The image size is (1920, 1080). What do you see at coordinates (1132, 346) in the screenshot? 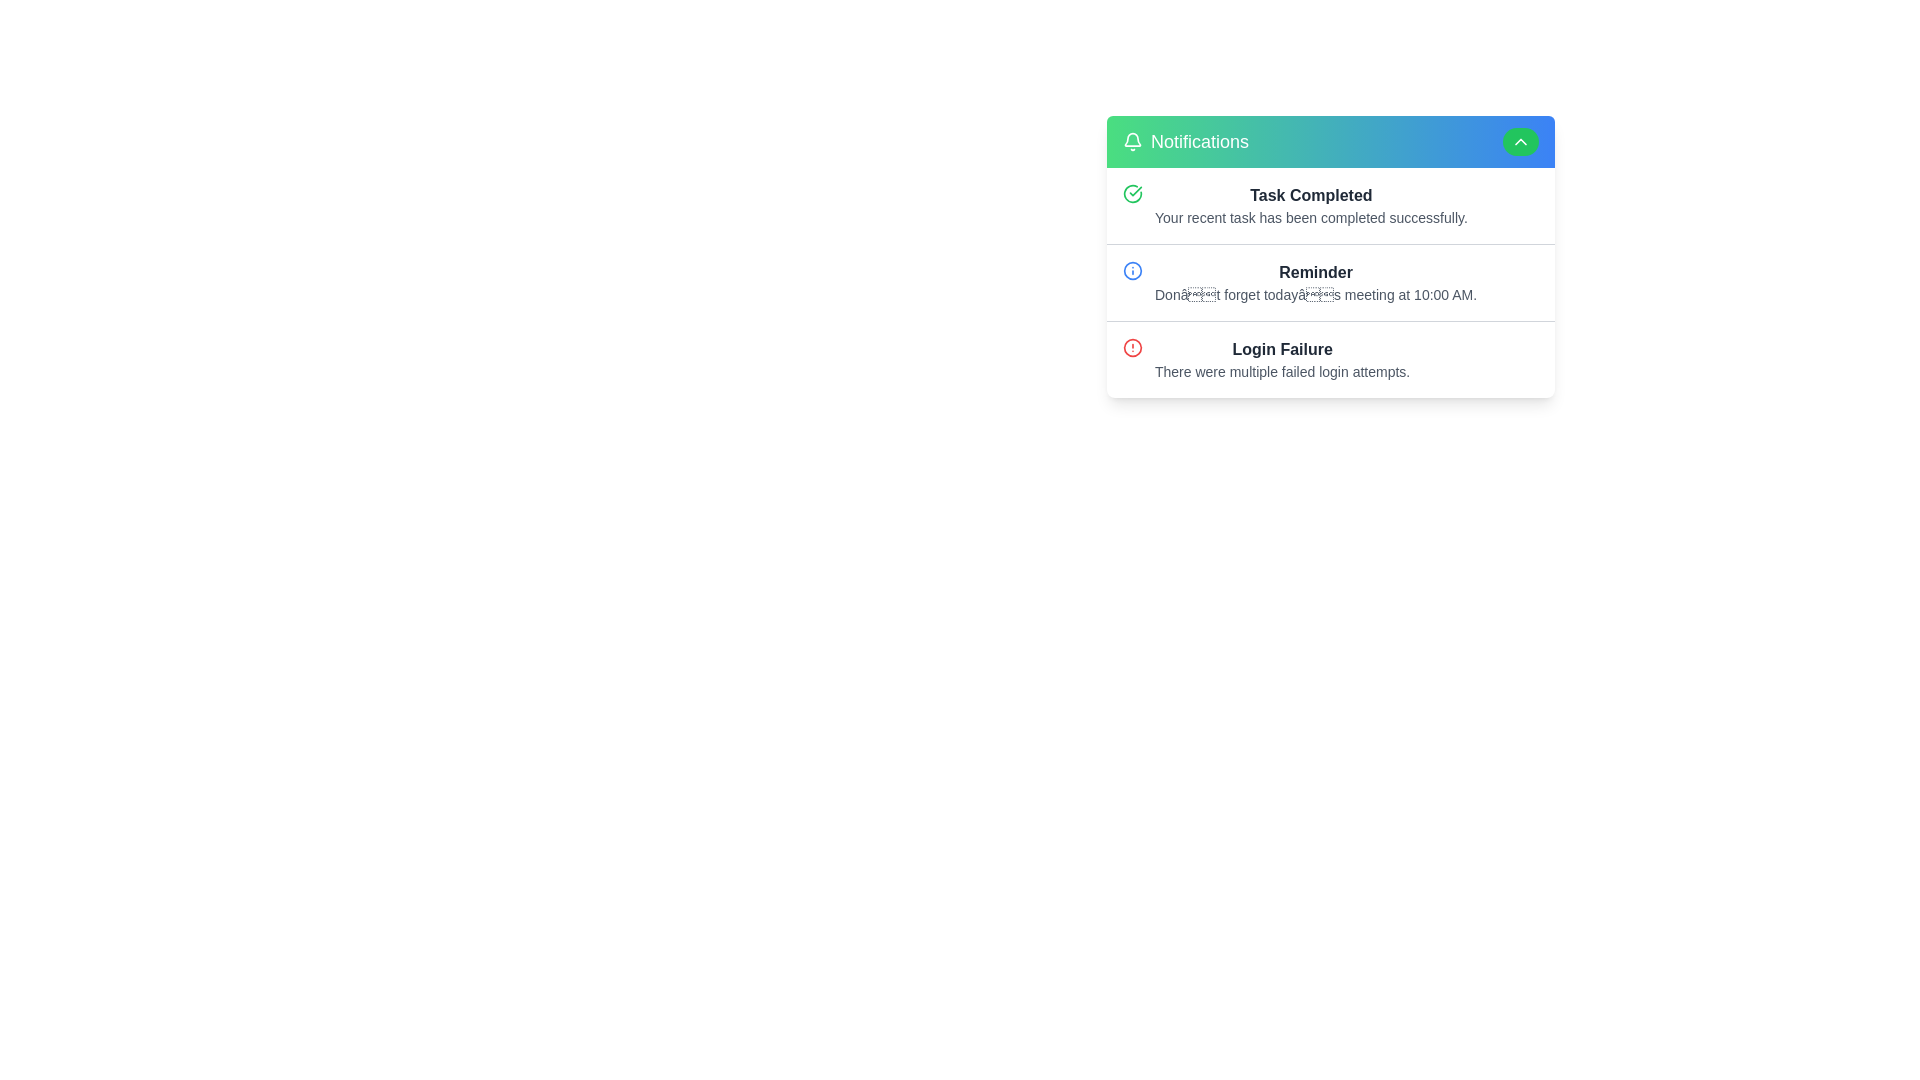
I see `the Circle SVG graphical element that indicates an alert or attention in the notification interface, located at the top-right corner of the notification card` at bounding box center [1132, 346].